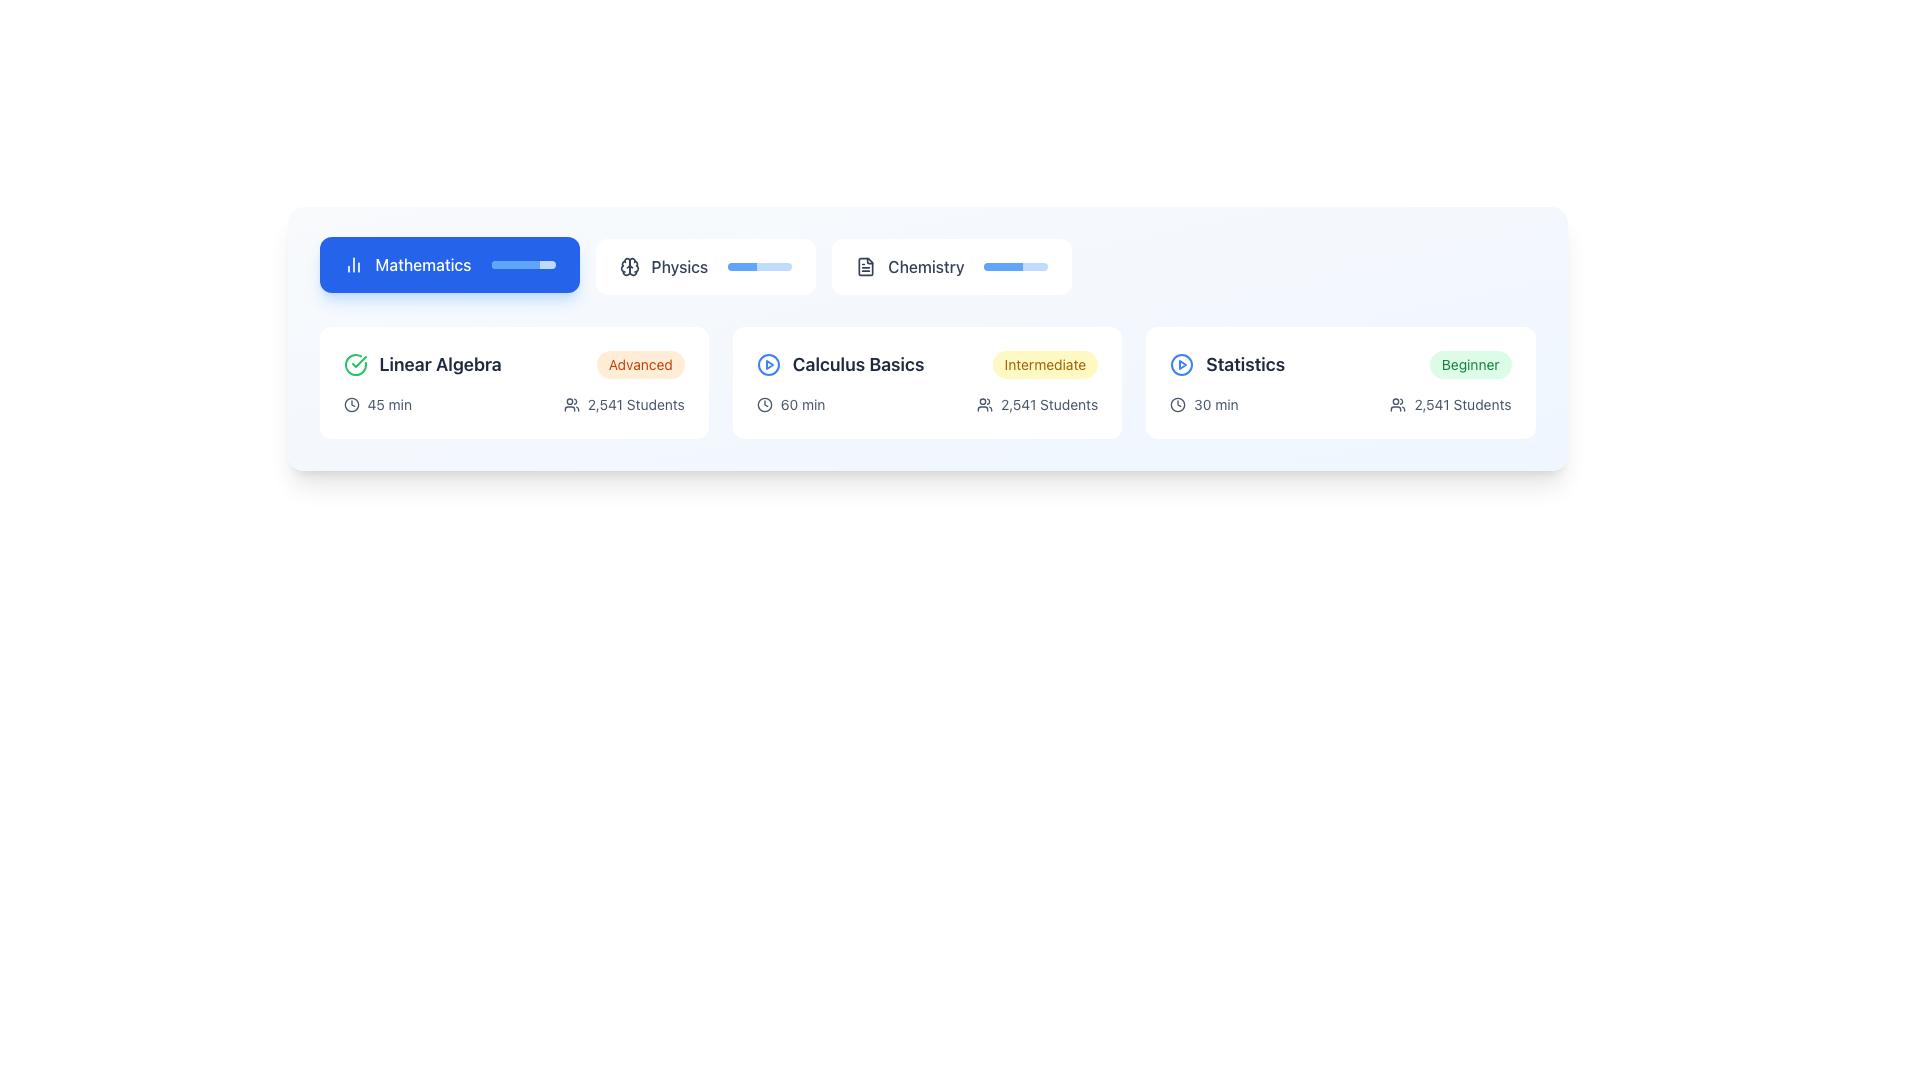  Describe the element at coordinates (1003, 265) in the screenshot. I see `the progress bar segment indicating completion level for the 'Chemistry' section` at that location.